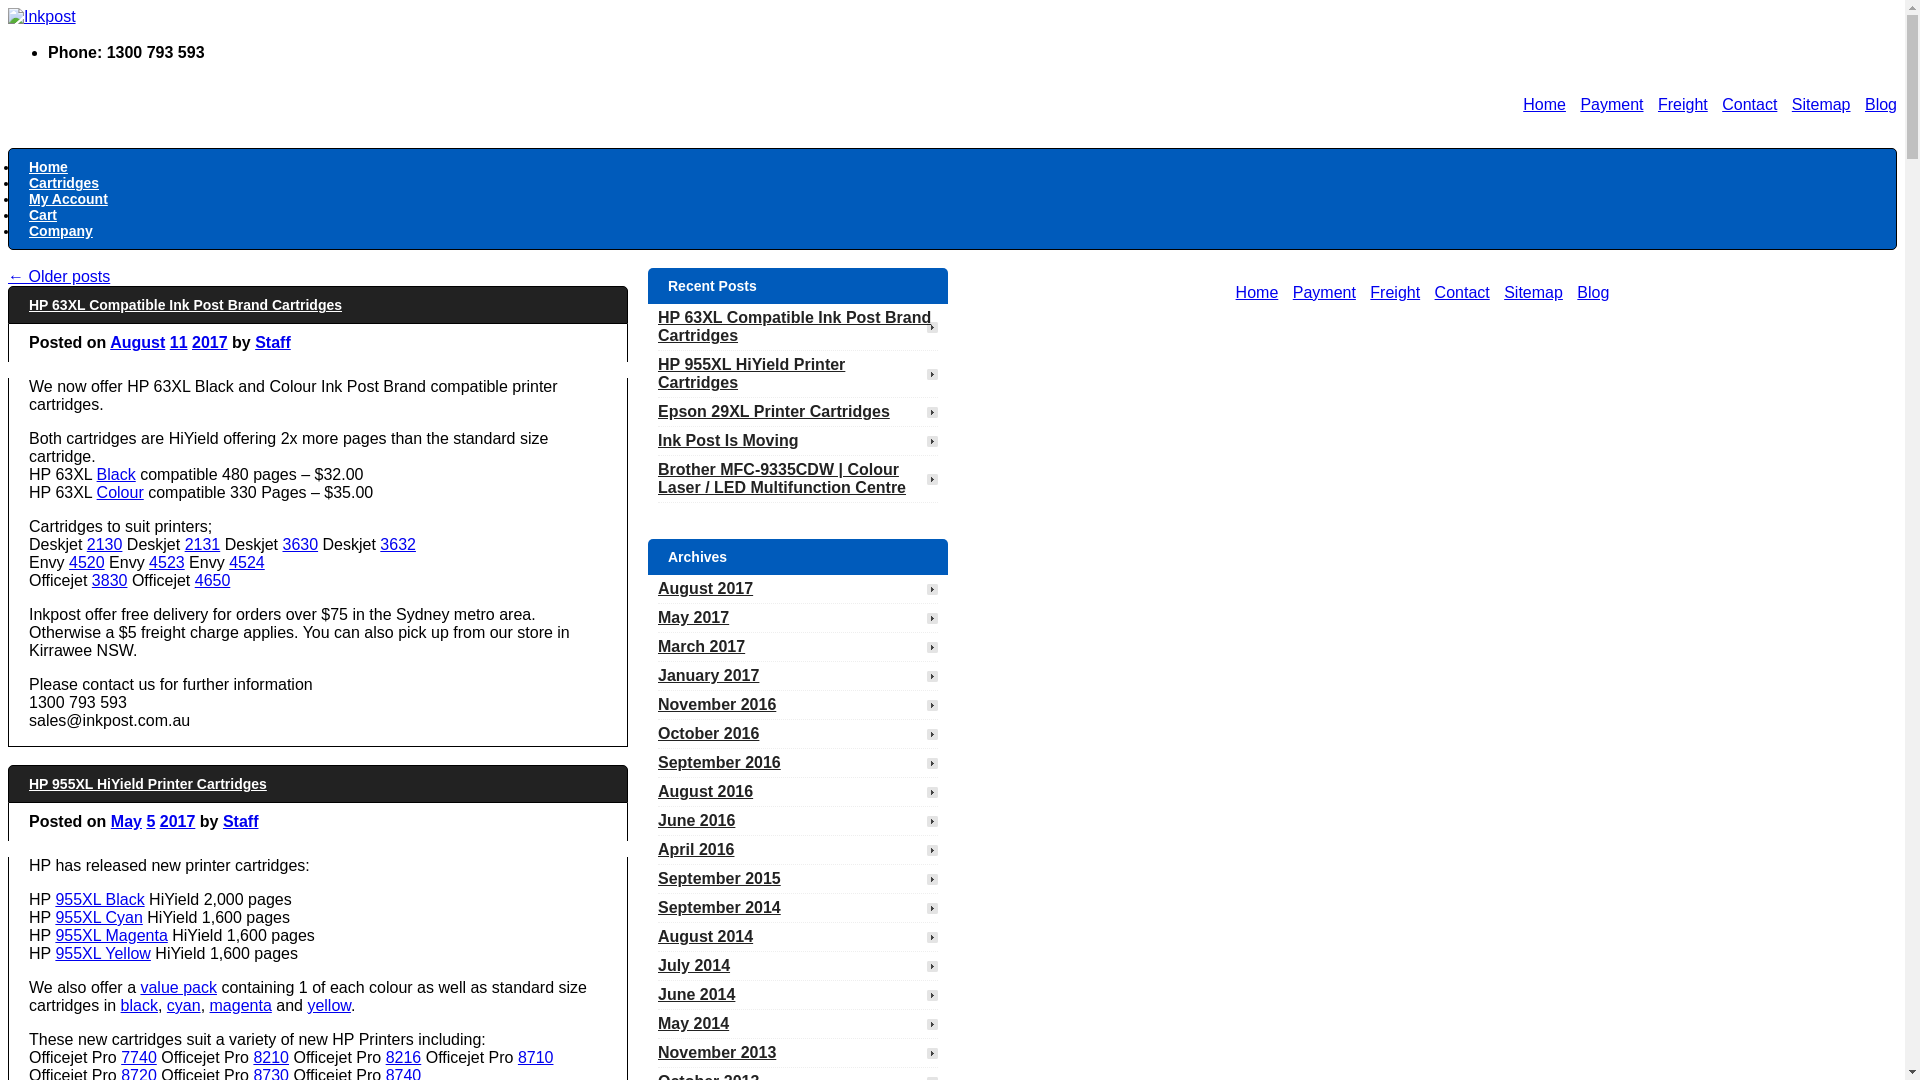  What do you see at coordinates (715, 936) in the screenshot?
I see `'August 2014'` at bounding box center [715, 936].